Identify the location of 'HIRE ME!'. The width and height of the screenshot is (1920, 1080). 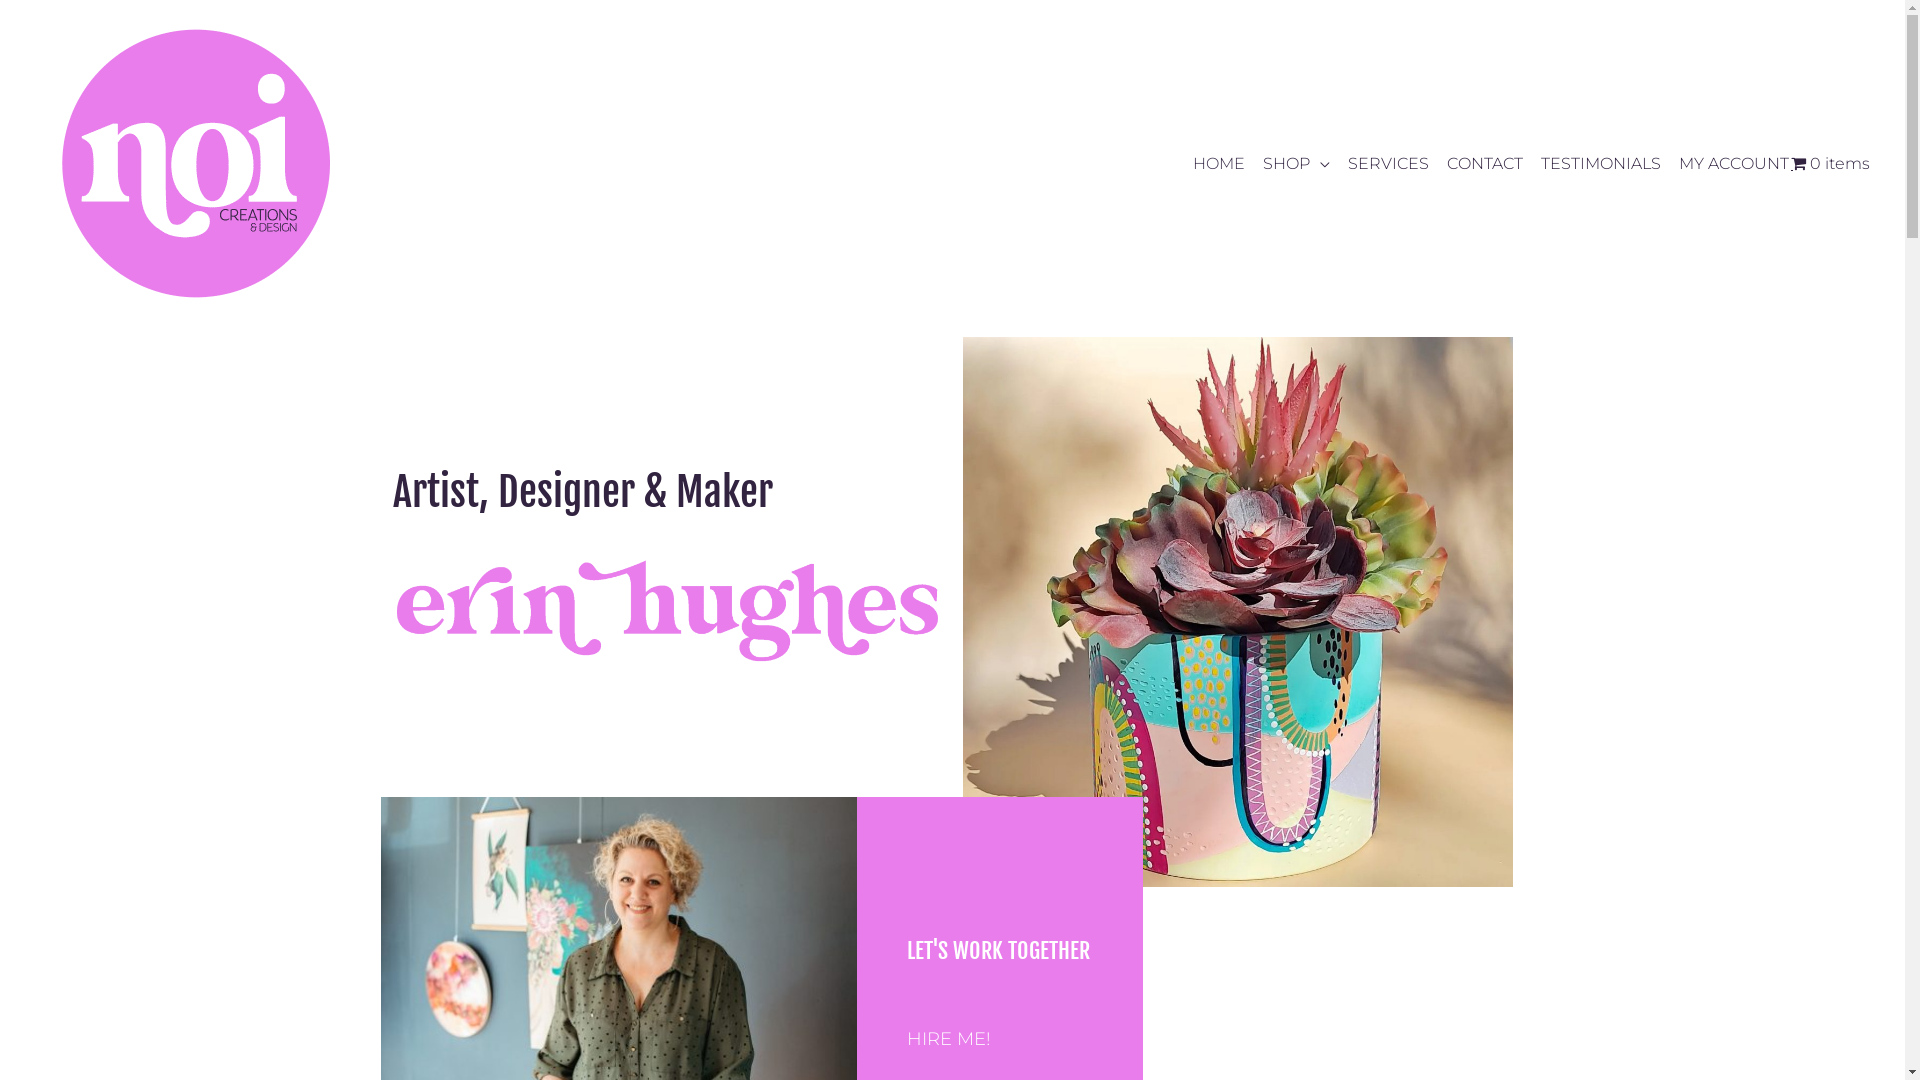
(948, 1037).